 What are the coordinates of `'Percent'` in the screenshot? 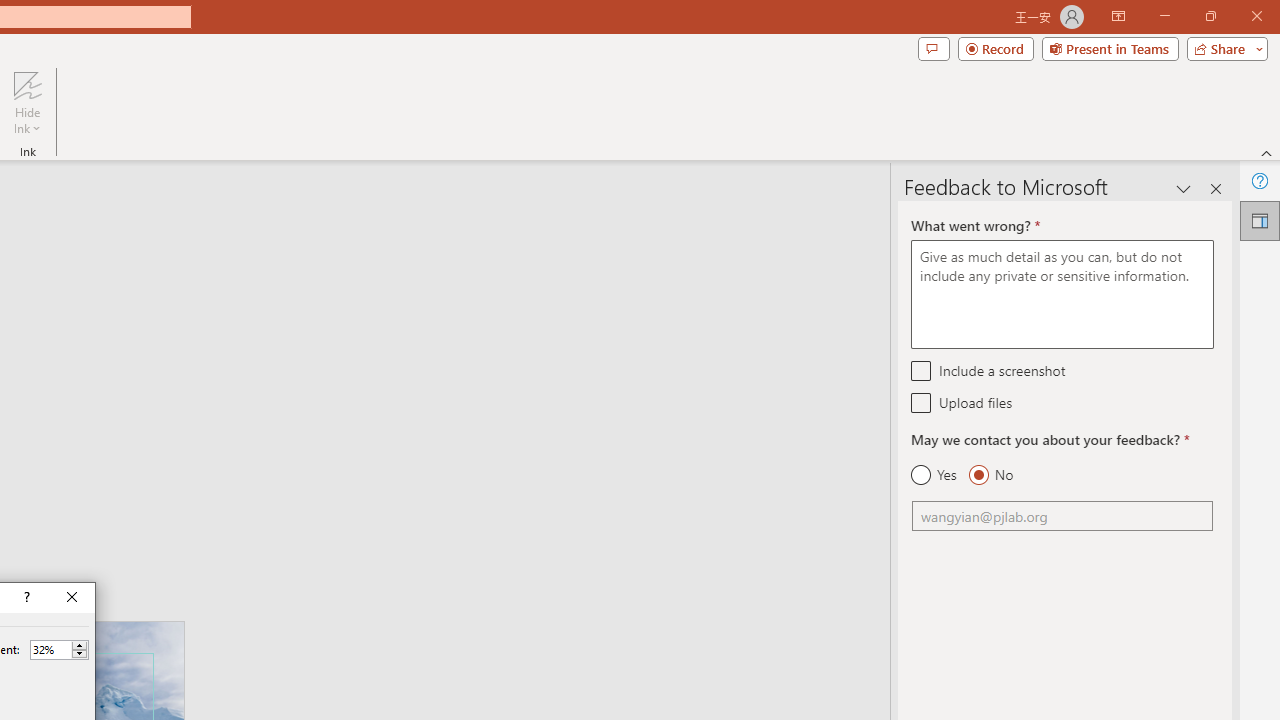 It's located at (59, 650).